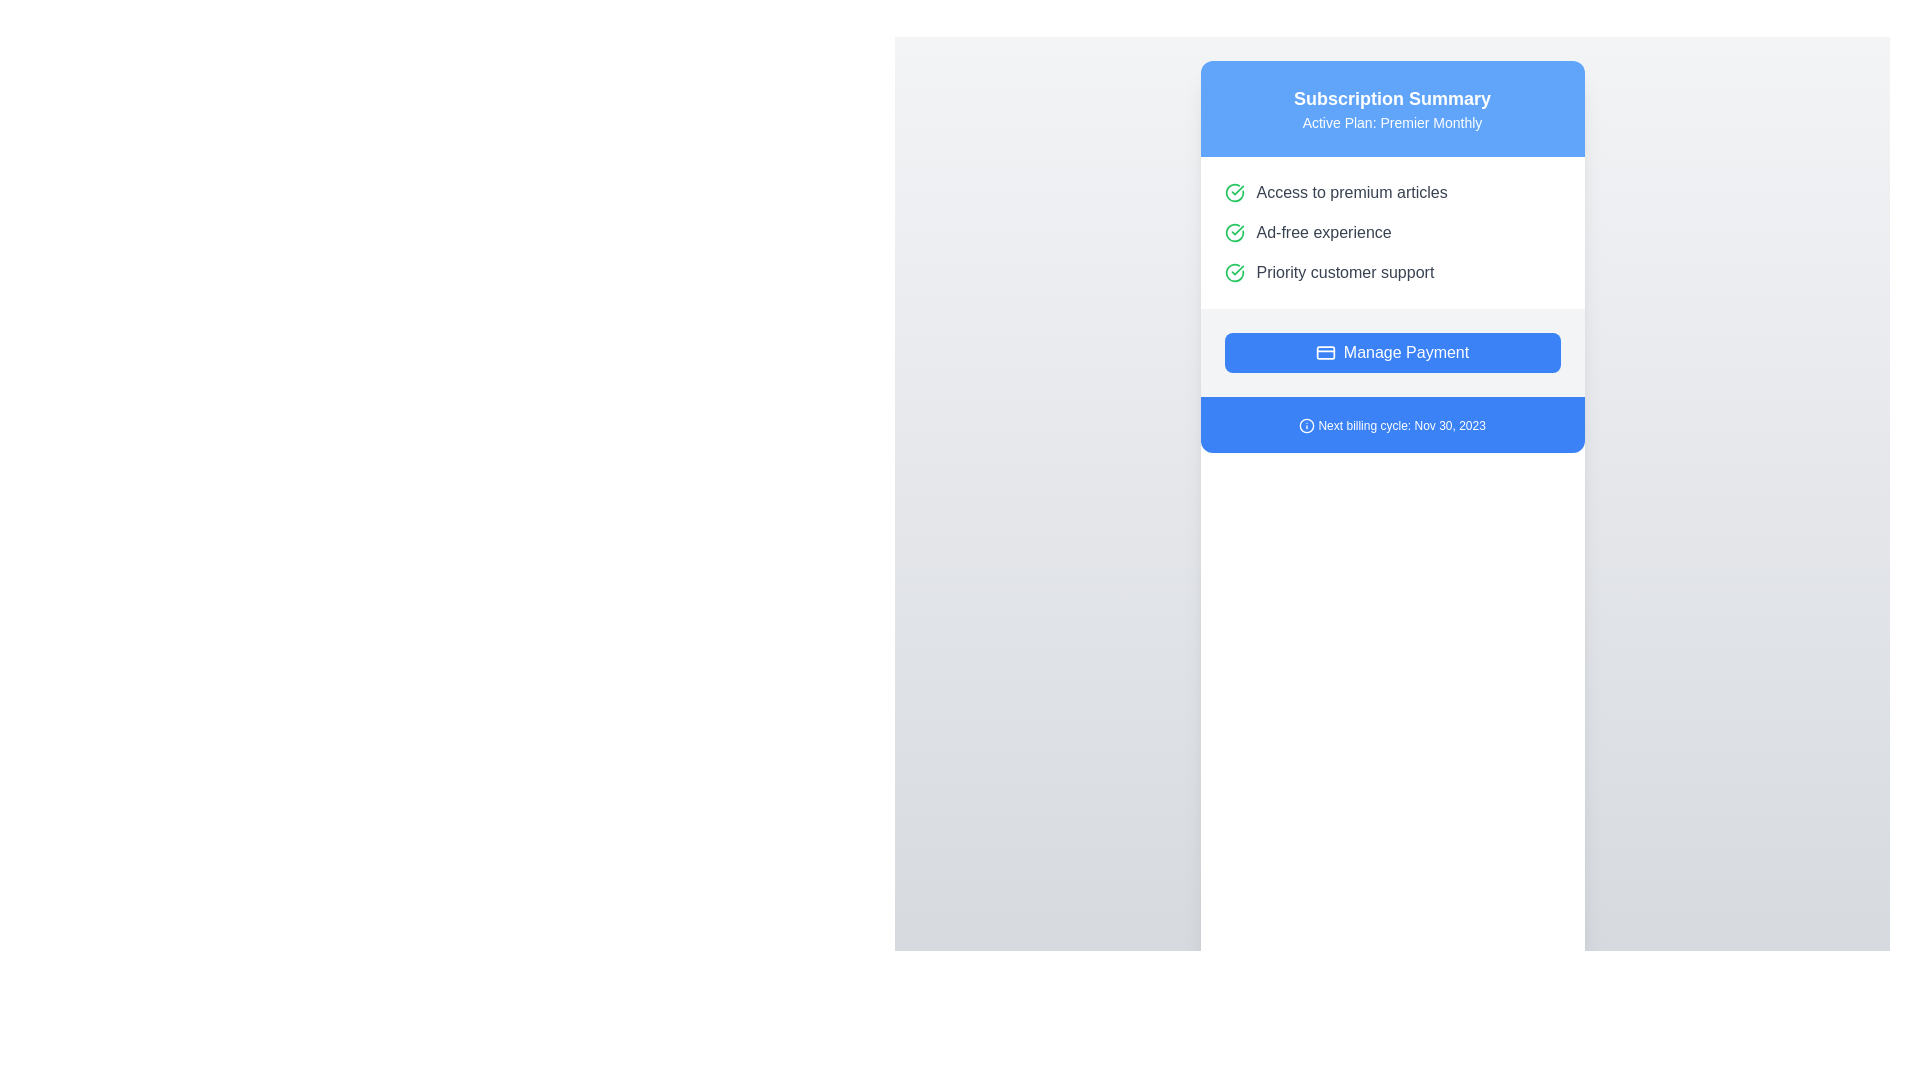 The width and height of the screenshot is (1920, 1080). What do you see at coordinates (1233, 231) in the screenshot?
I see `the confirmation icon that indicates success for the 'Ad-free experience' text, located to the left of it in the 'Subscription Summary' section` at bounding box center [1233, 231].